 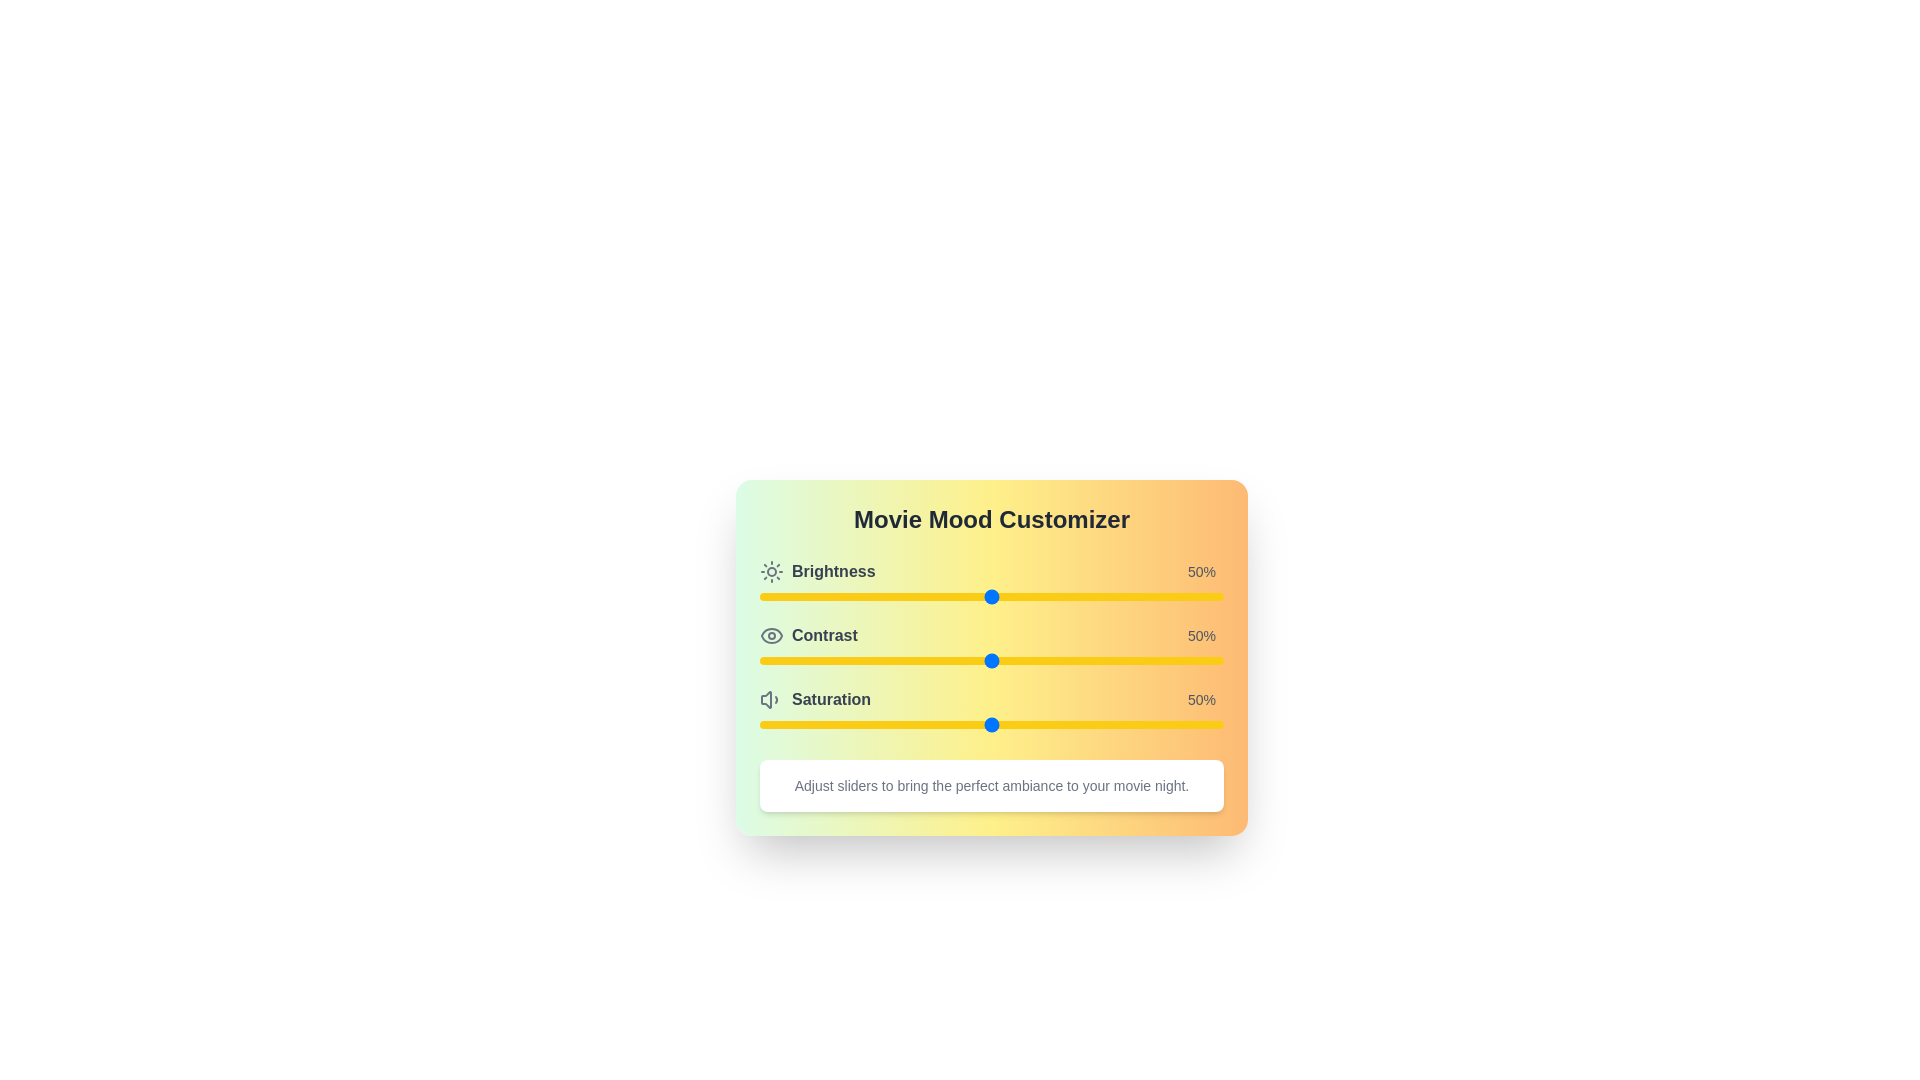 I want to click on the text label displaying '50%' in gray color, located to the far right of the 'Contrast' section, so click(x=1200, y=636).